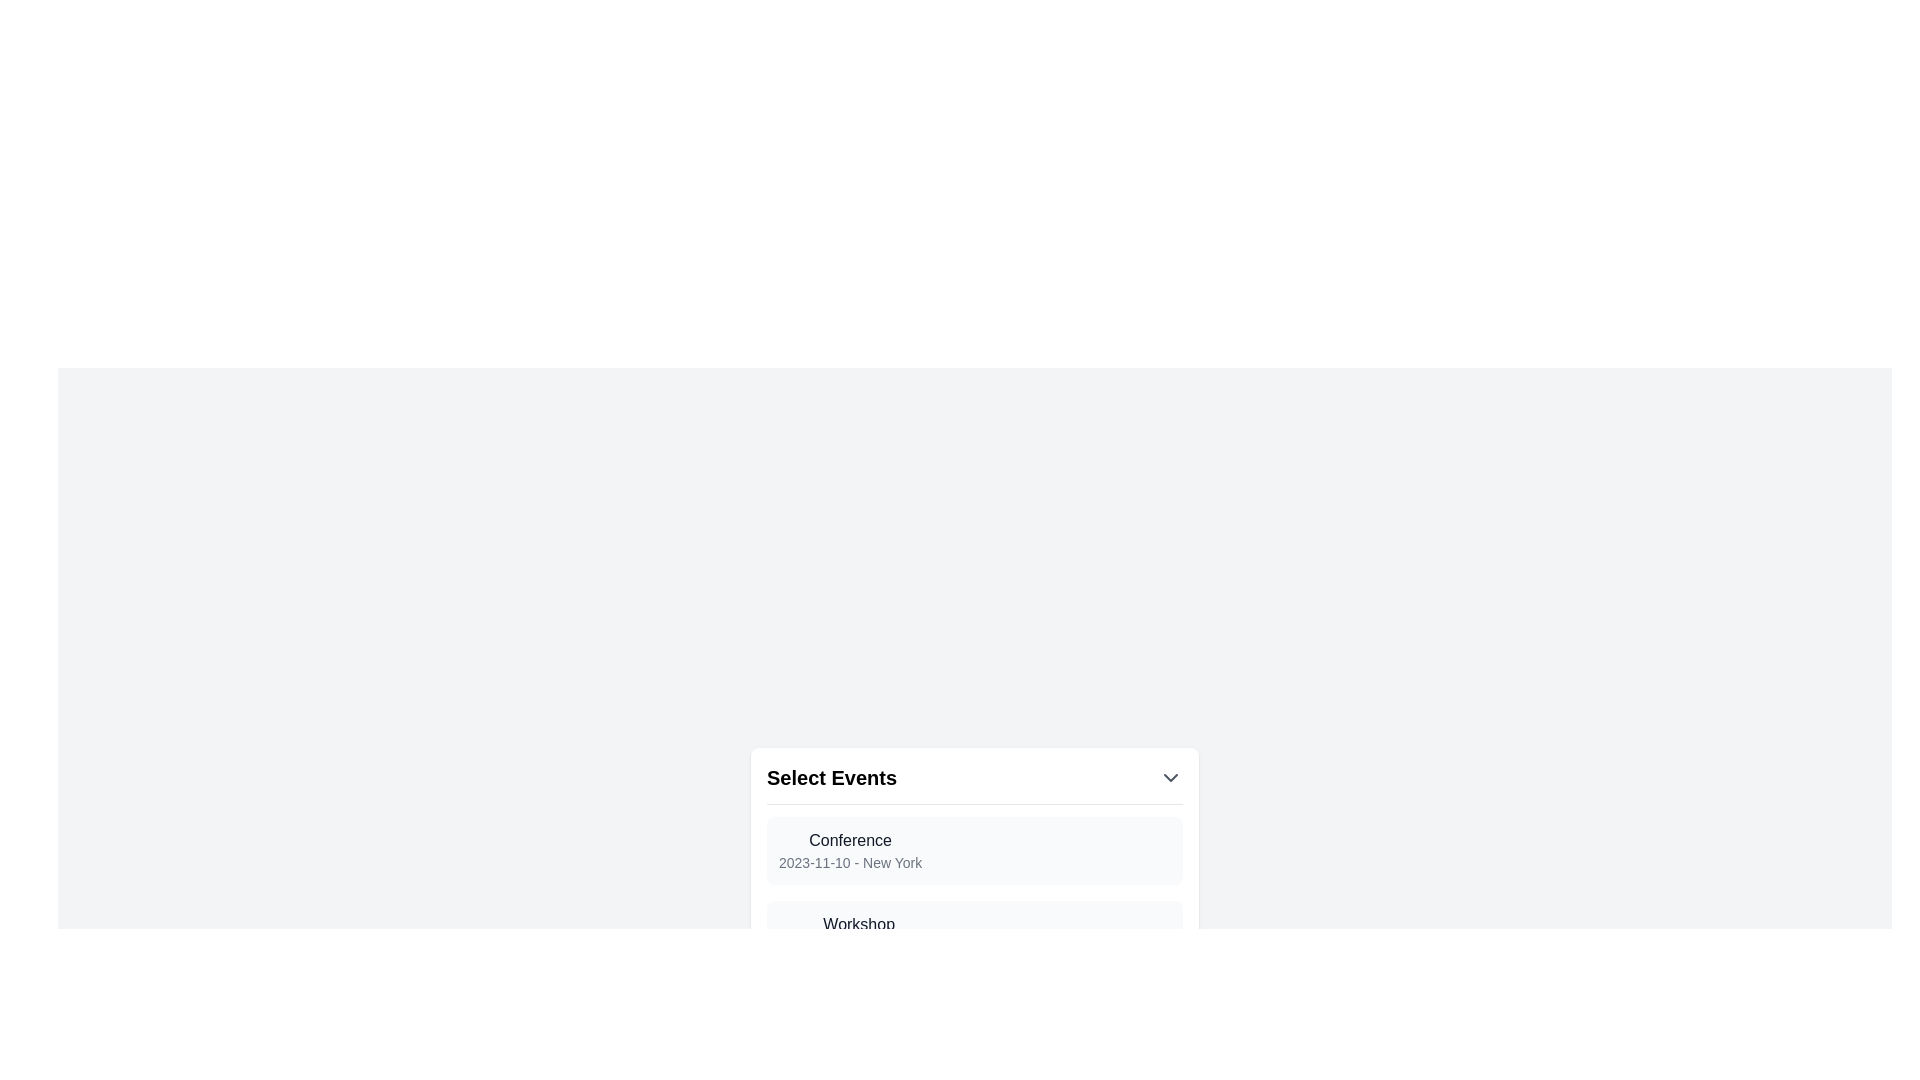 Image resolution: width=1920 pixels, height=1080 pixels. I want to click on event details from the text block titled 'Conference' located in the 'Select Events' drop-down menu, which contains two lines of text, the first being 'Conference' and the second '2023-11-10 - New York', so click(850, 850).